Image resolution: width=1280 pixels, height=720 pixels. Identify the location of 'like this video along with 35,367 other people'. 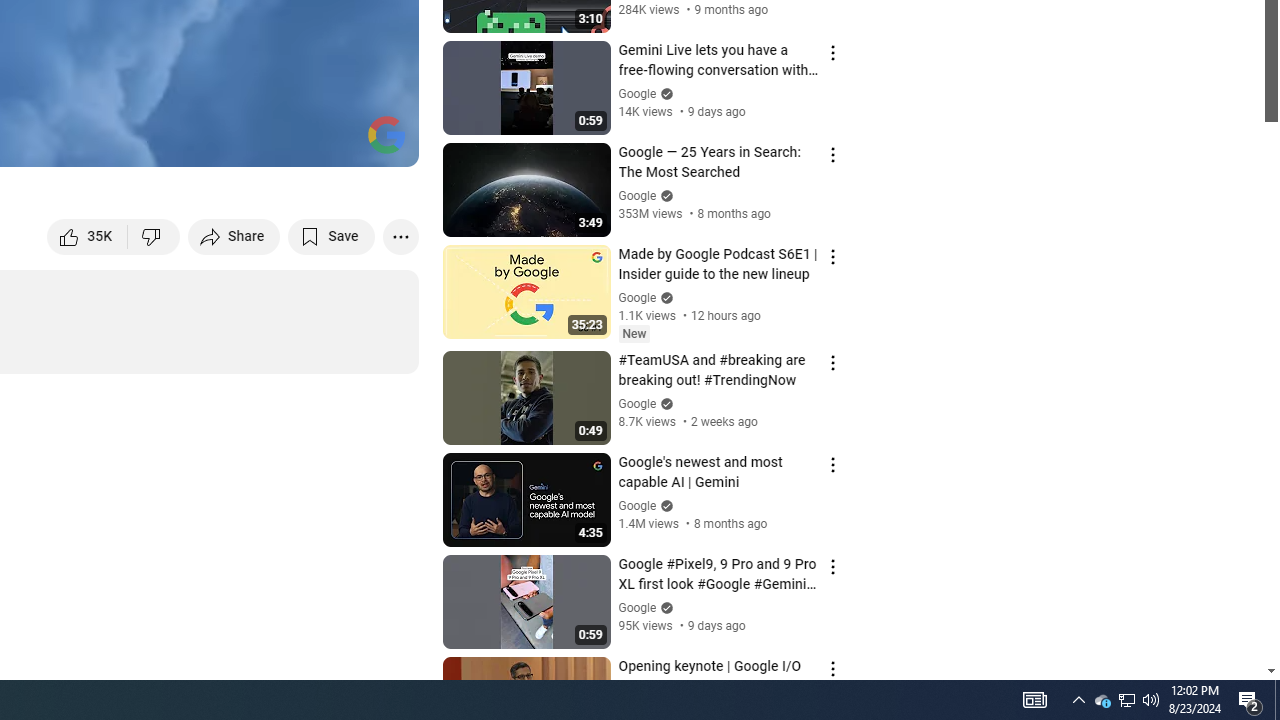
(87, 235).